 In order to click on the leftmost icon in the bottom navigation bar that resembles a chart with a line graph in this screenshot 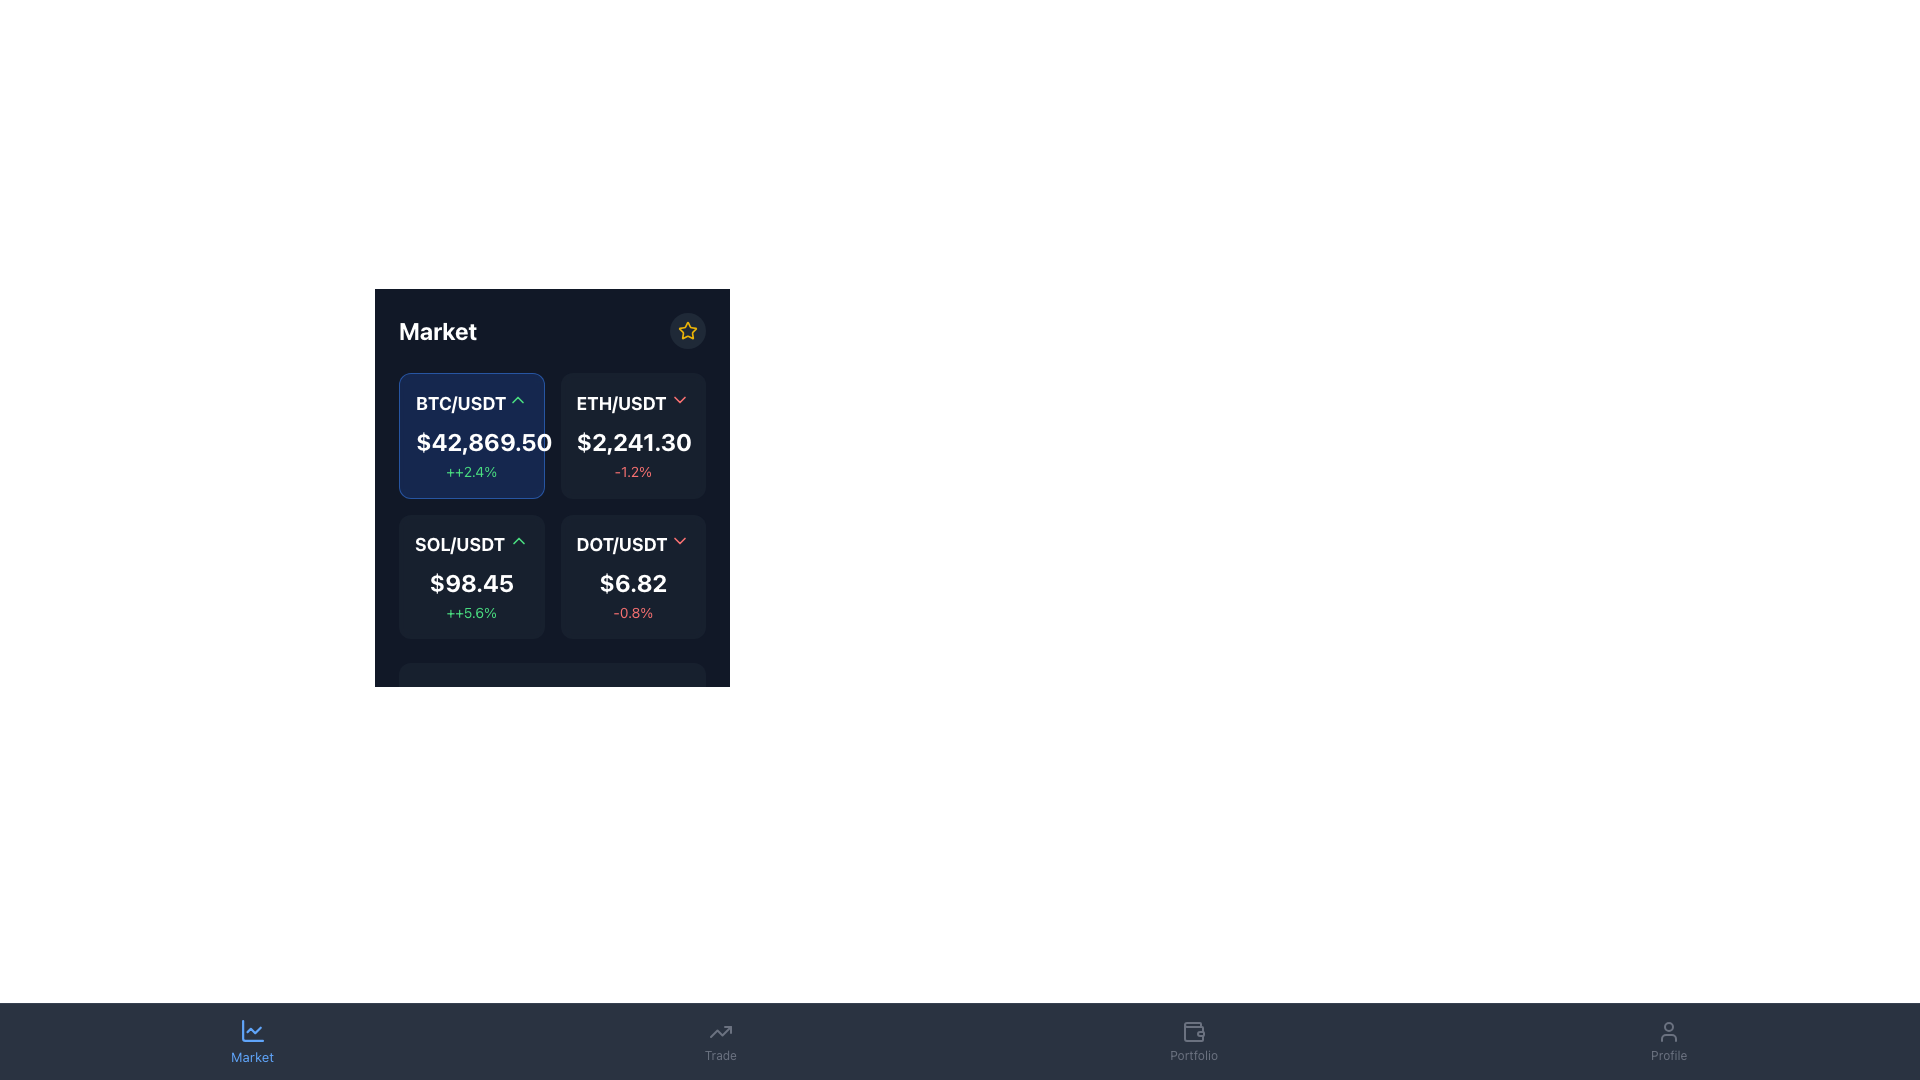, I will do `click(251, 1030)`.